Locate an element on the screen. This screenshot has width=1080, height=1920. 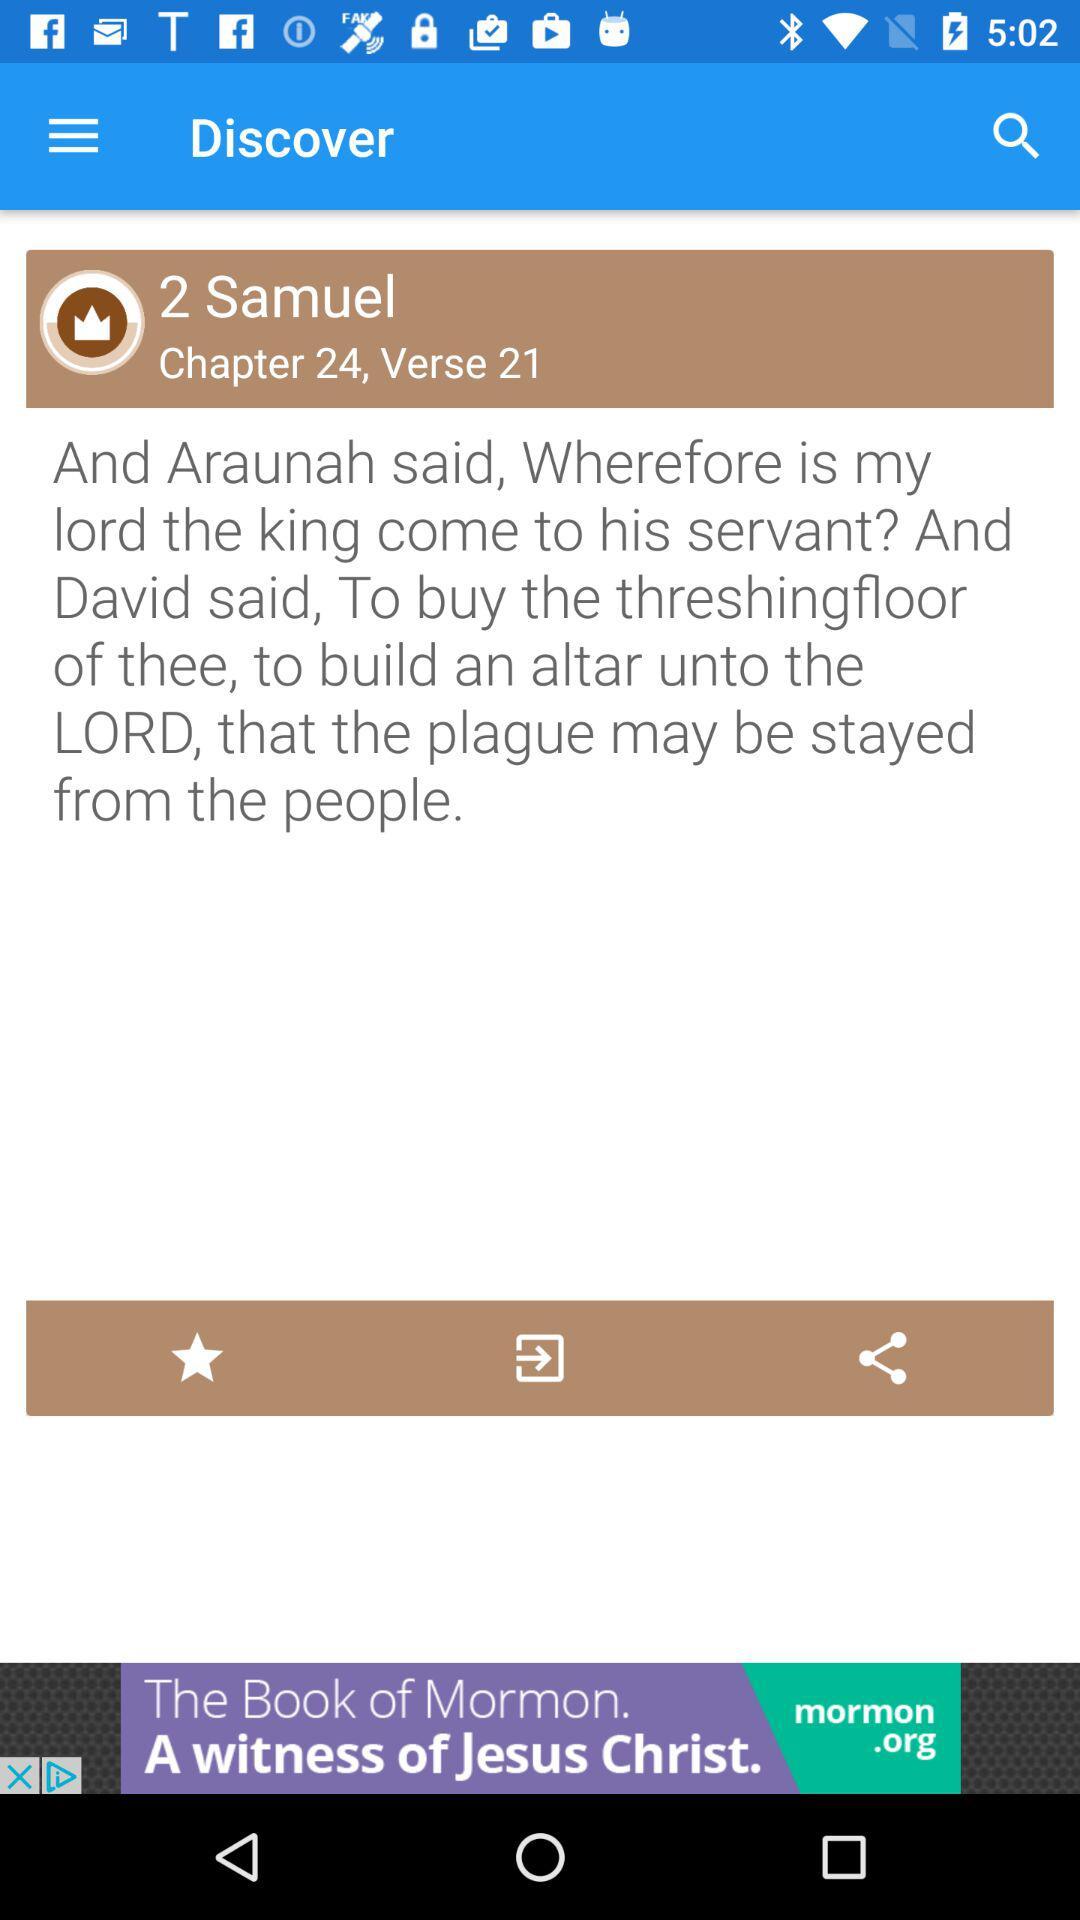
advertisement is located at coordinates (540, 1727).